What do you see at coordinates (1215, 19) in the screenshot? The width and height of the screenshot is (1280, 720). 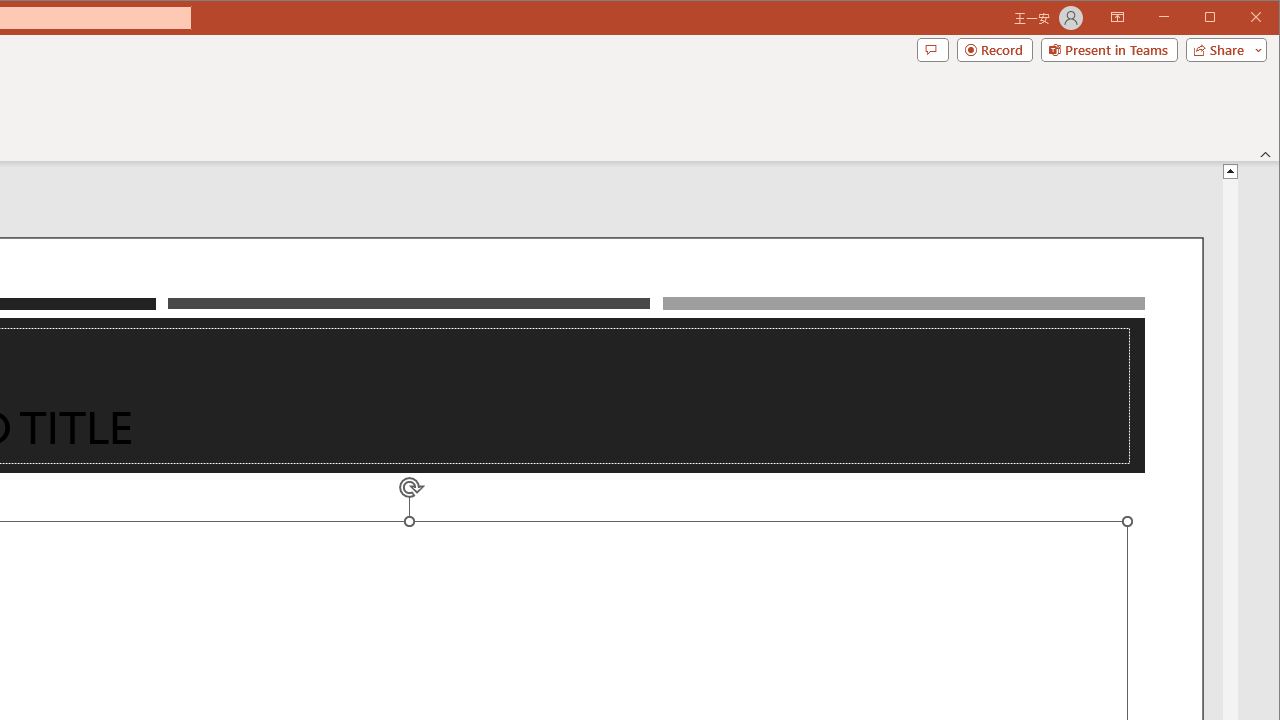 I see `'Minimize'` at bounding box center [1215, 19].